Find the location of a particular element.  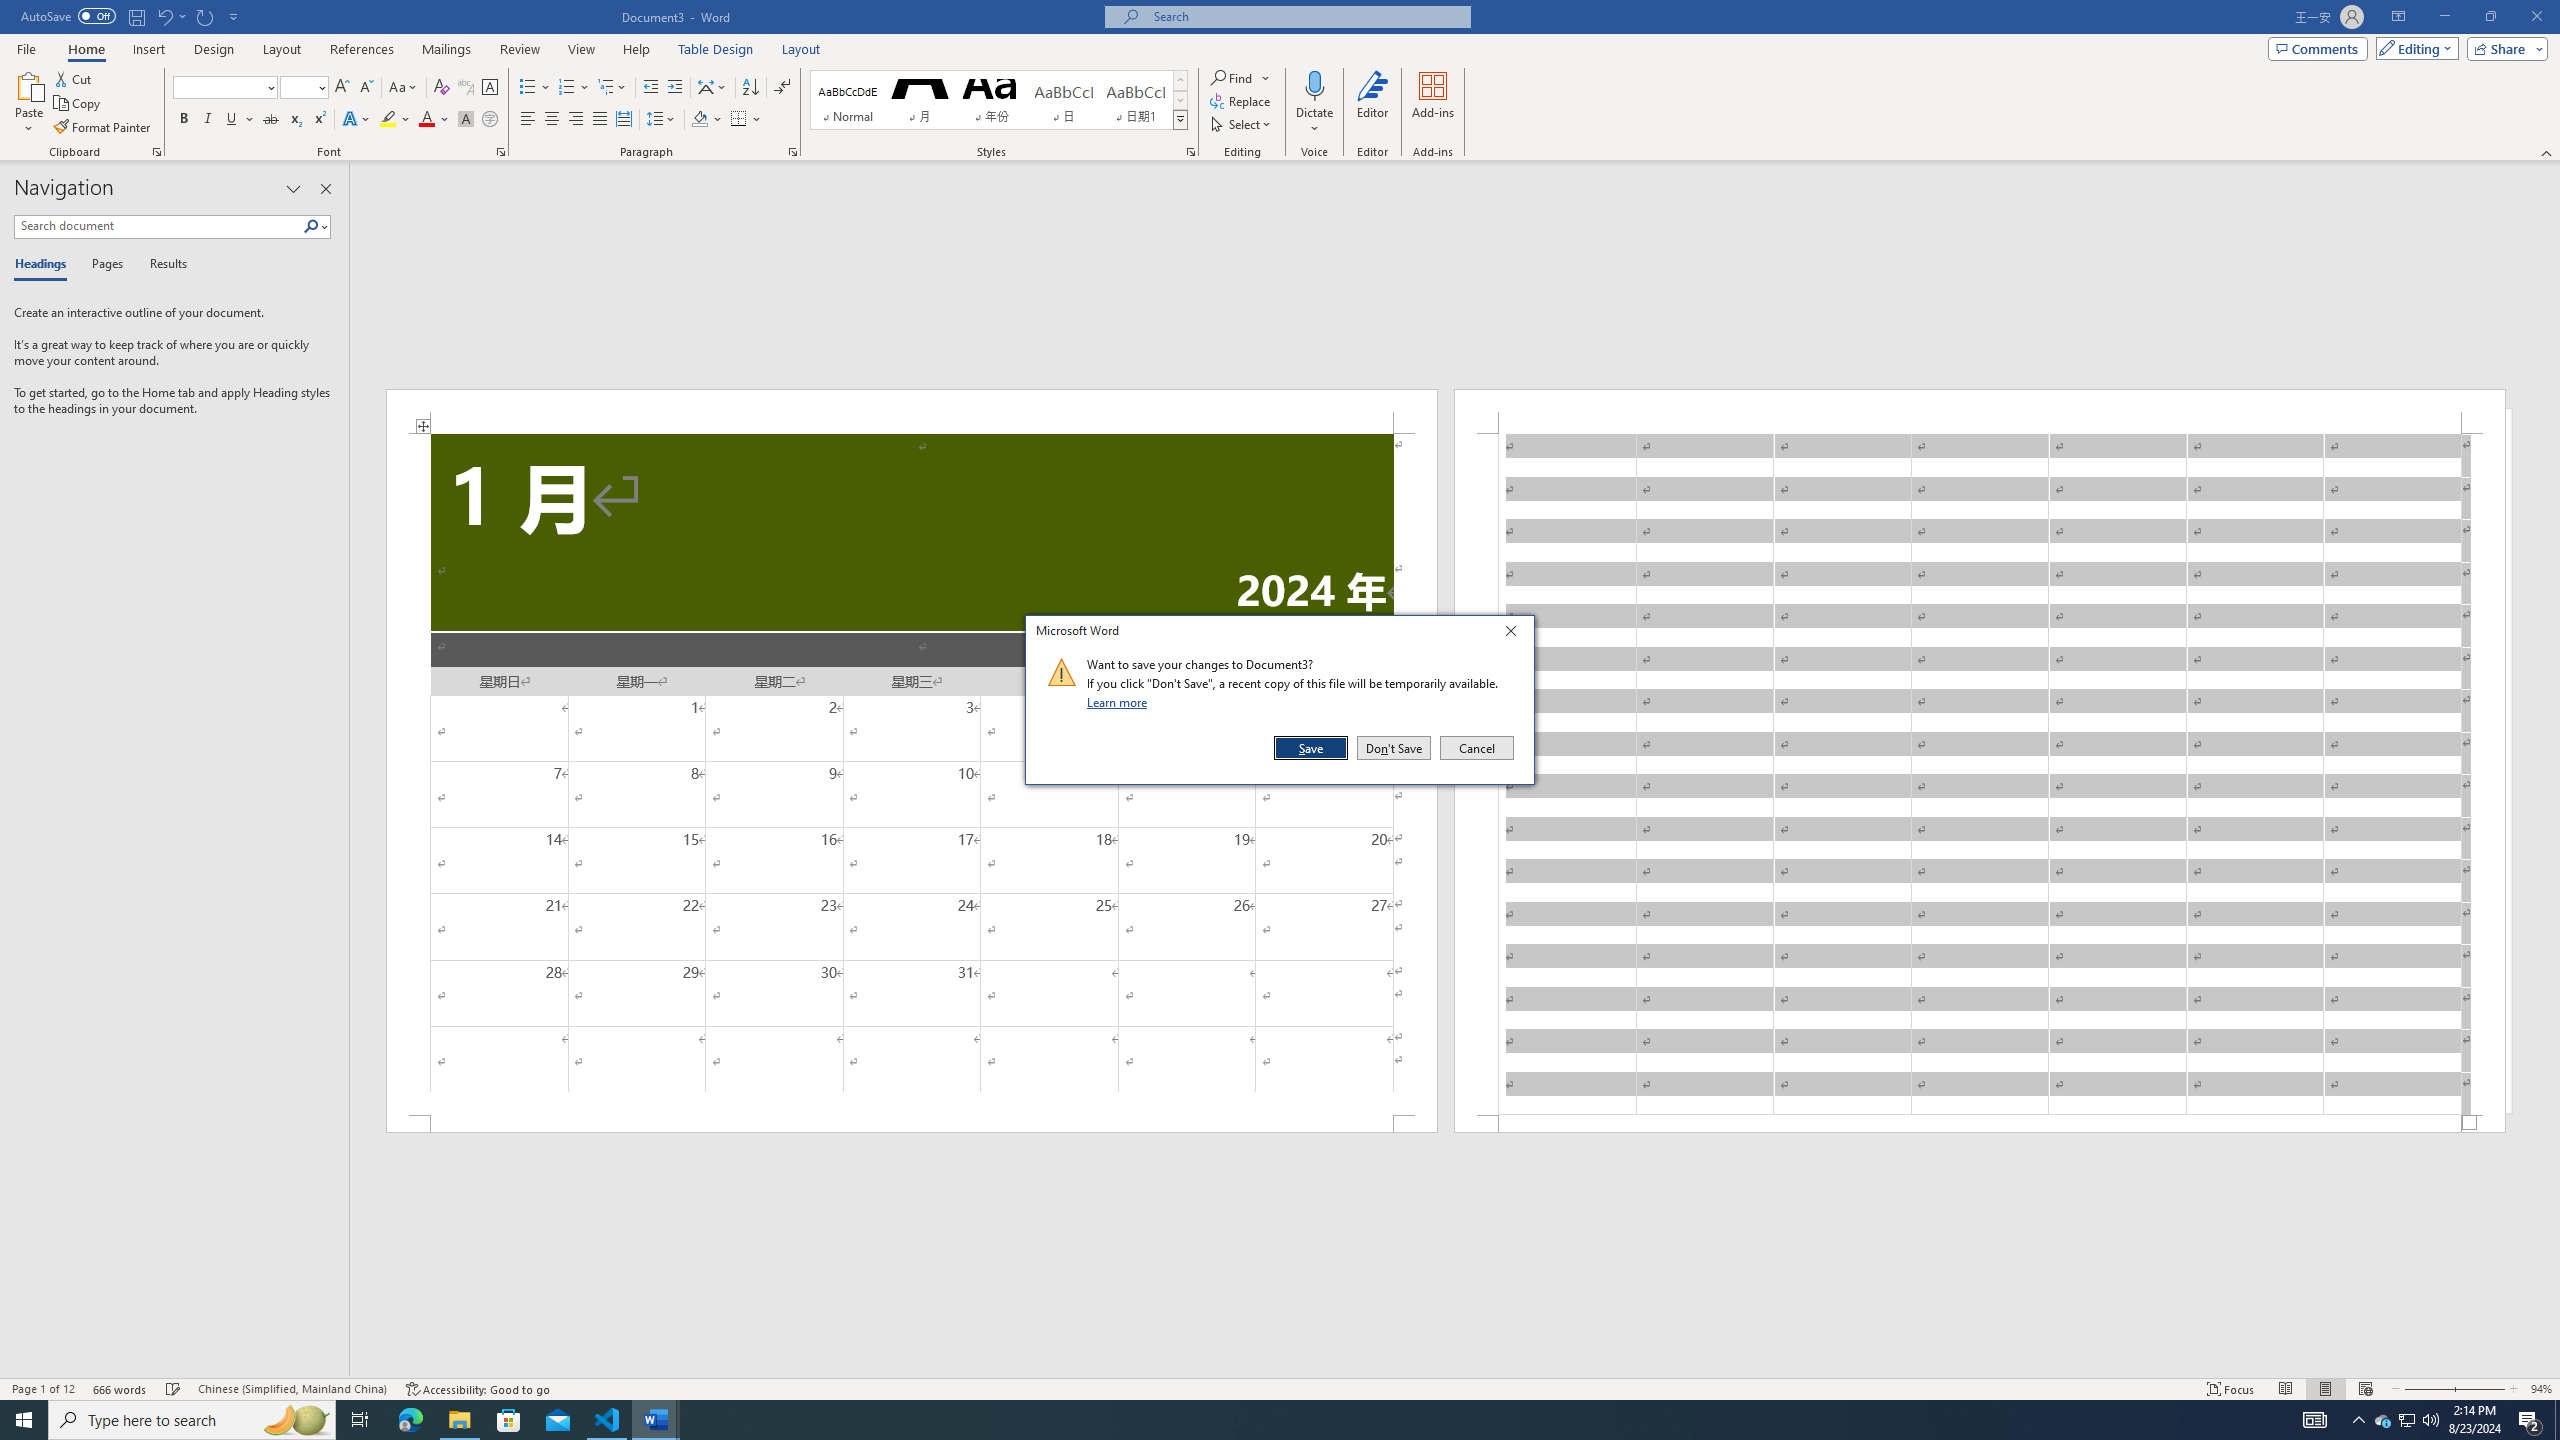

'Results' is located at coordinates (160, 264).